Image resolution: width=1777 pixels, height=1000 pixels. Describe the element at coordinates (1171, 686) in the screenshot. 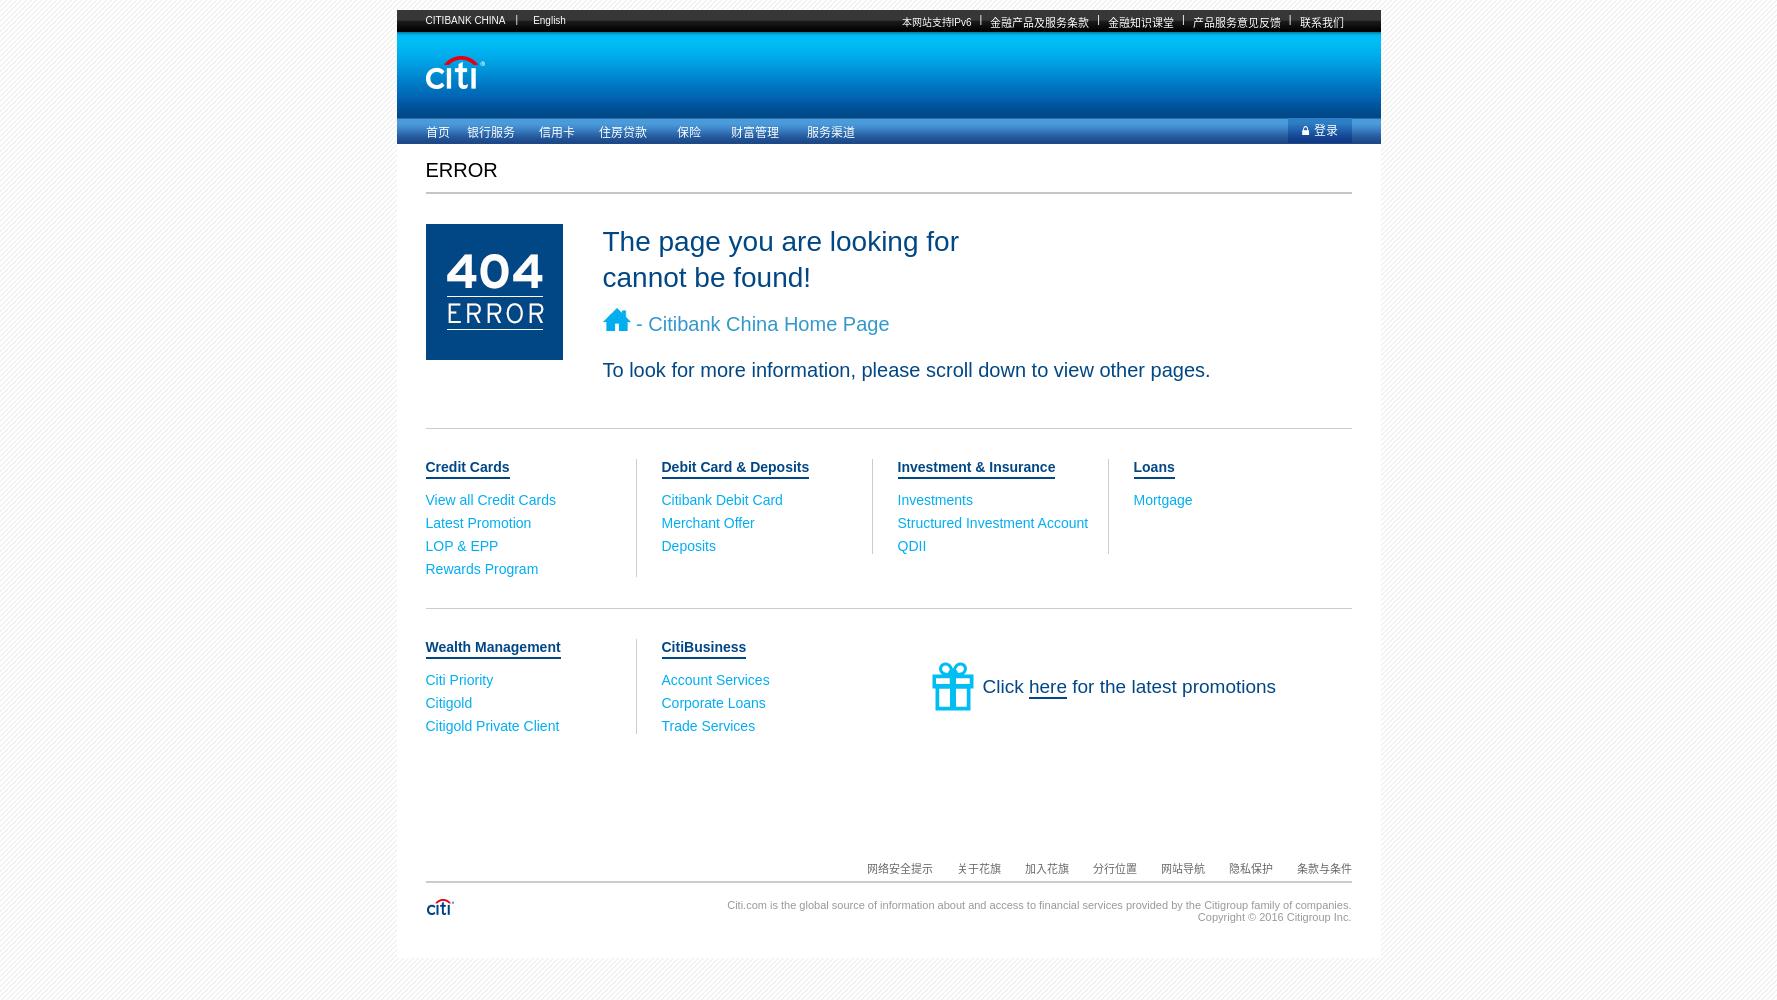

I see `'for the latest promotions'` at that location.